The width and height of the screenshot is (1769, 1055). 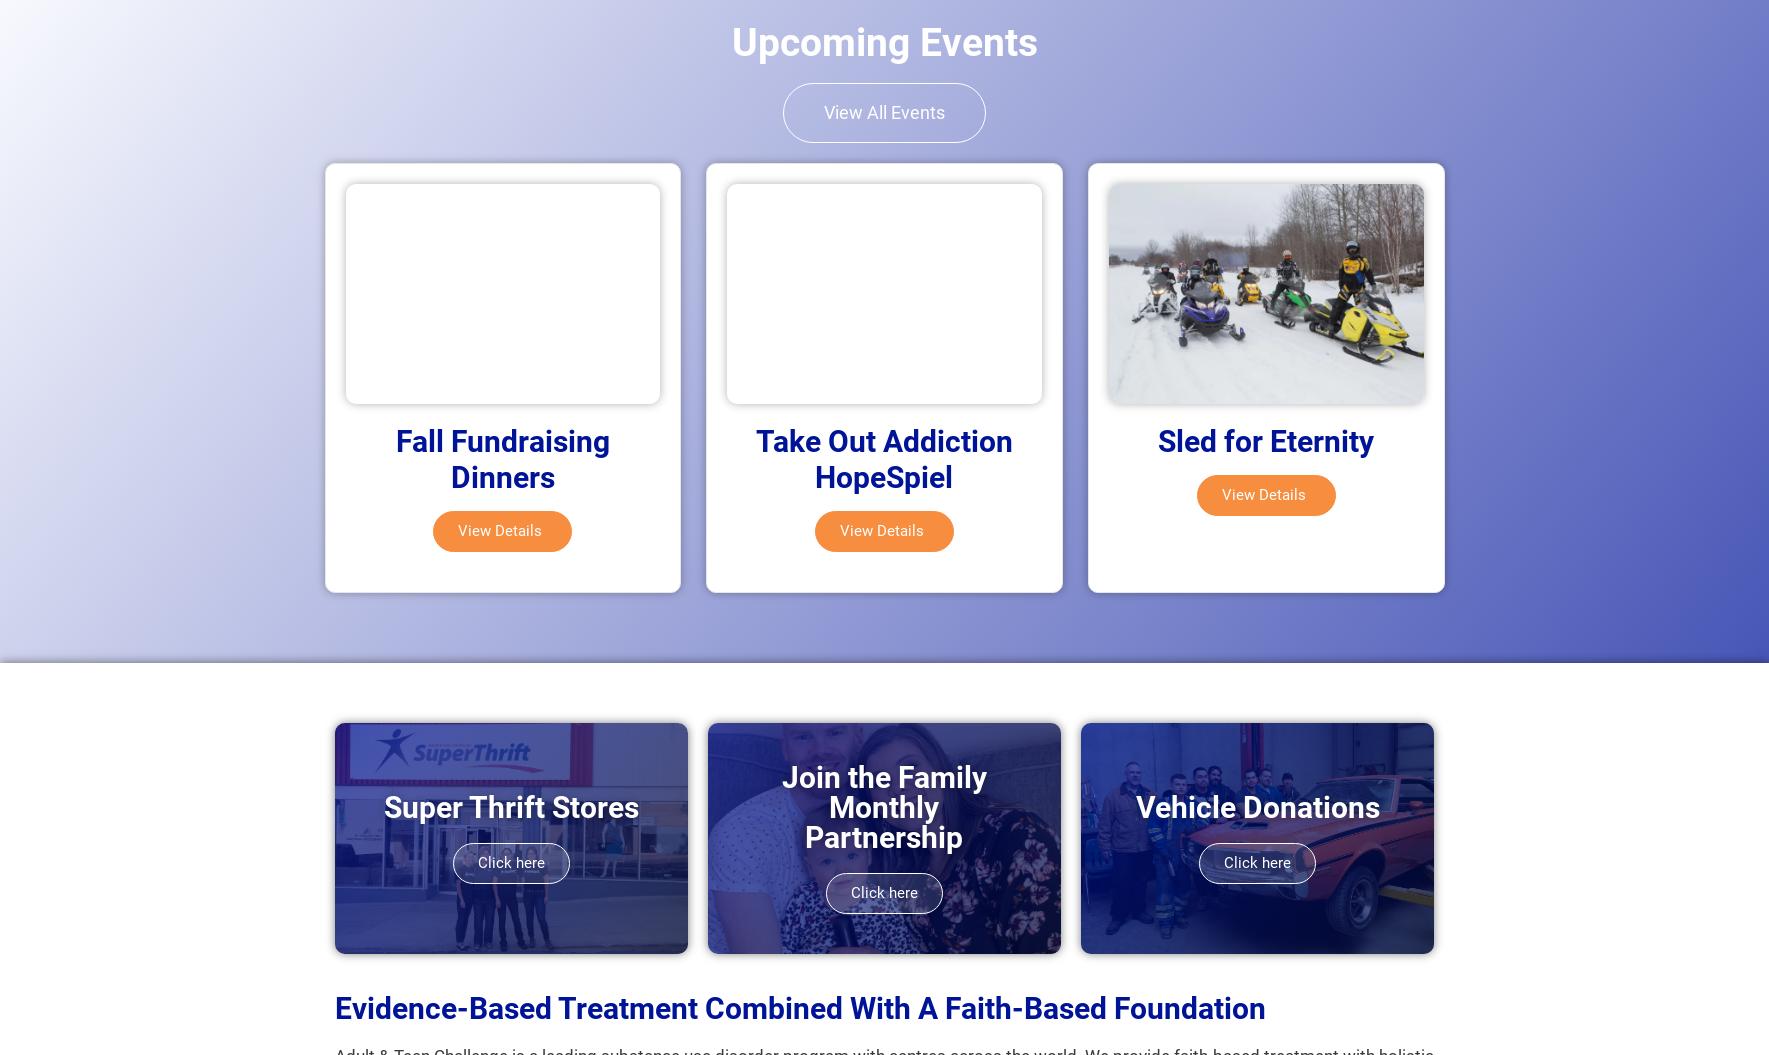 What do you see at coordinates (882, 458) in the screenshot?
I see `'Take Out Addiction HopeSpiel'` at bounding box center [882, 458].